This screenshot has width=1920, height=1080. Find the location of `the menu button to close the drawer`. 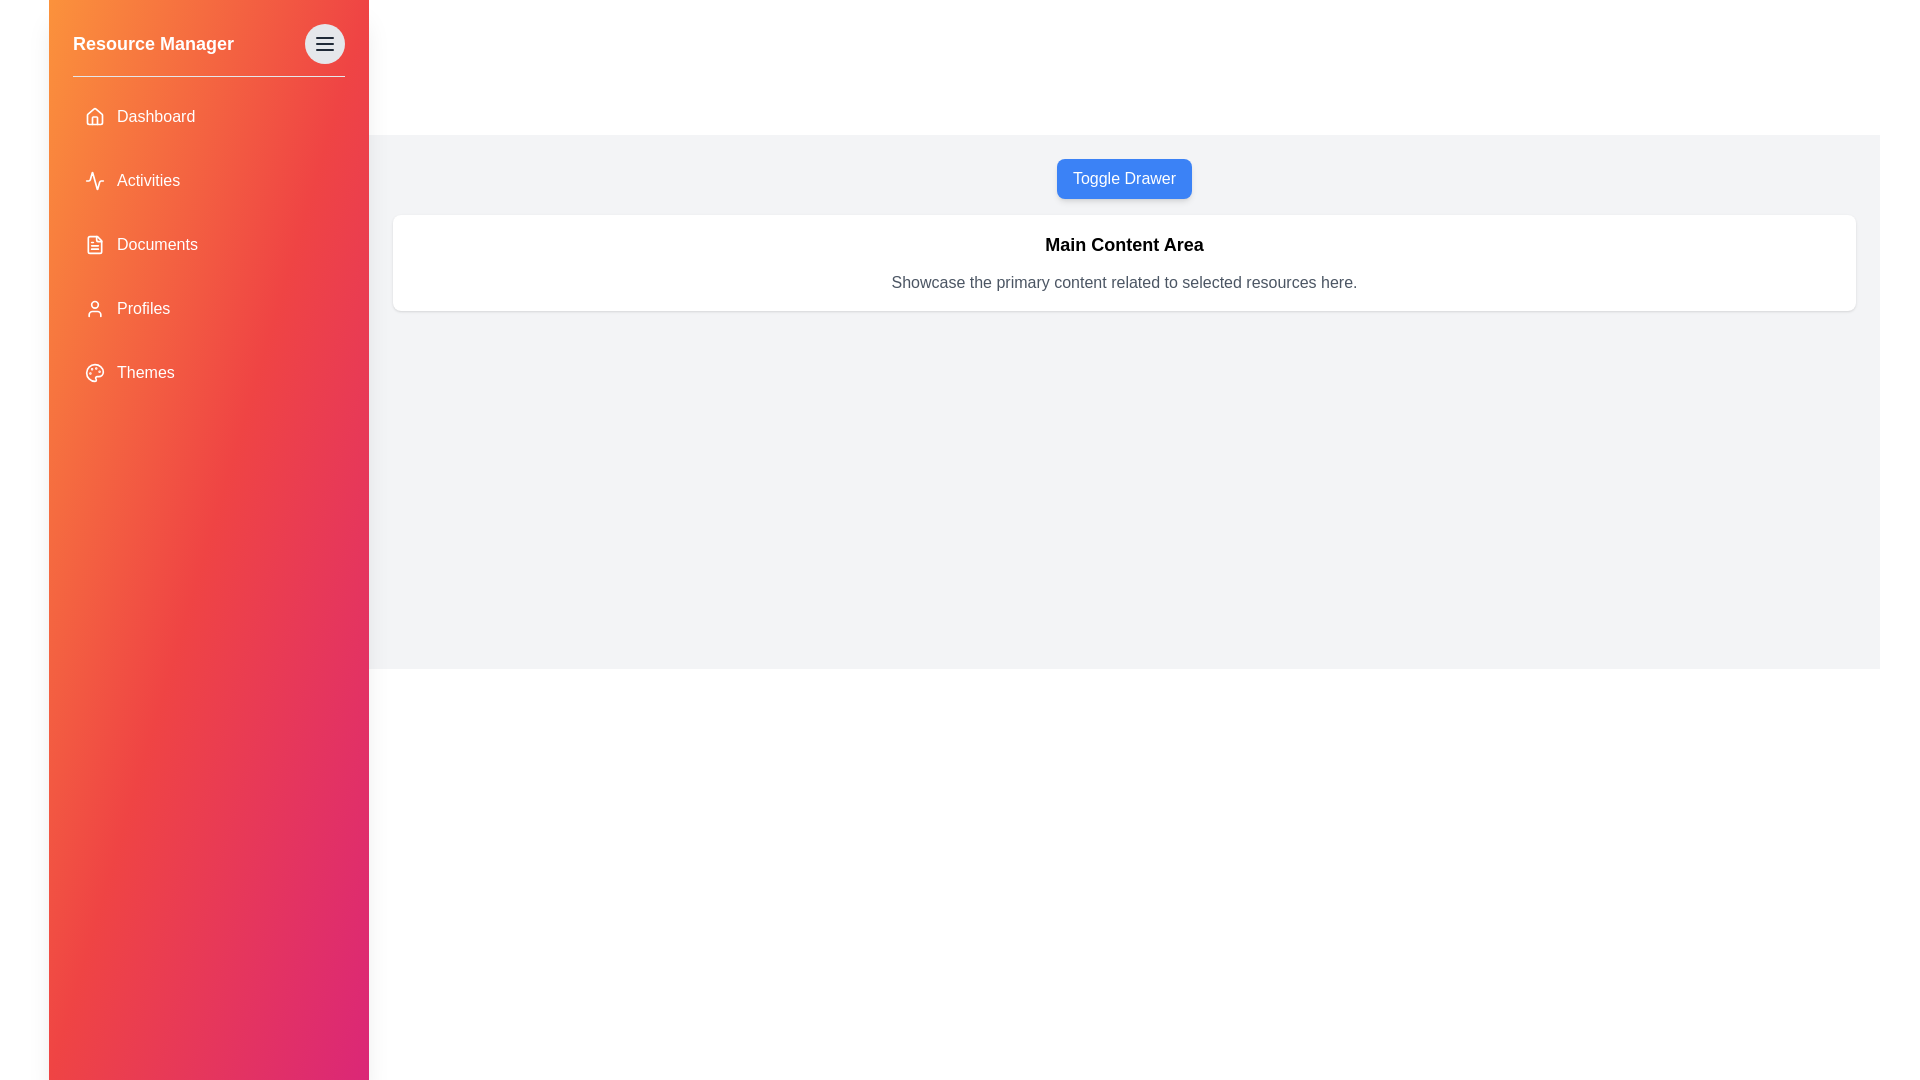

the menu button to close the drawer is located at coordinates (325, 43).